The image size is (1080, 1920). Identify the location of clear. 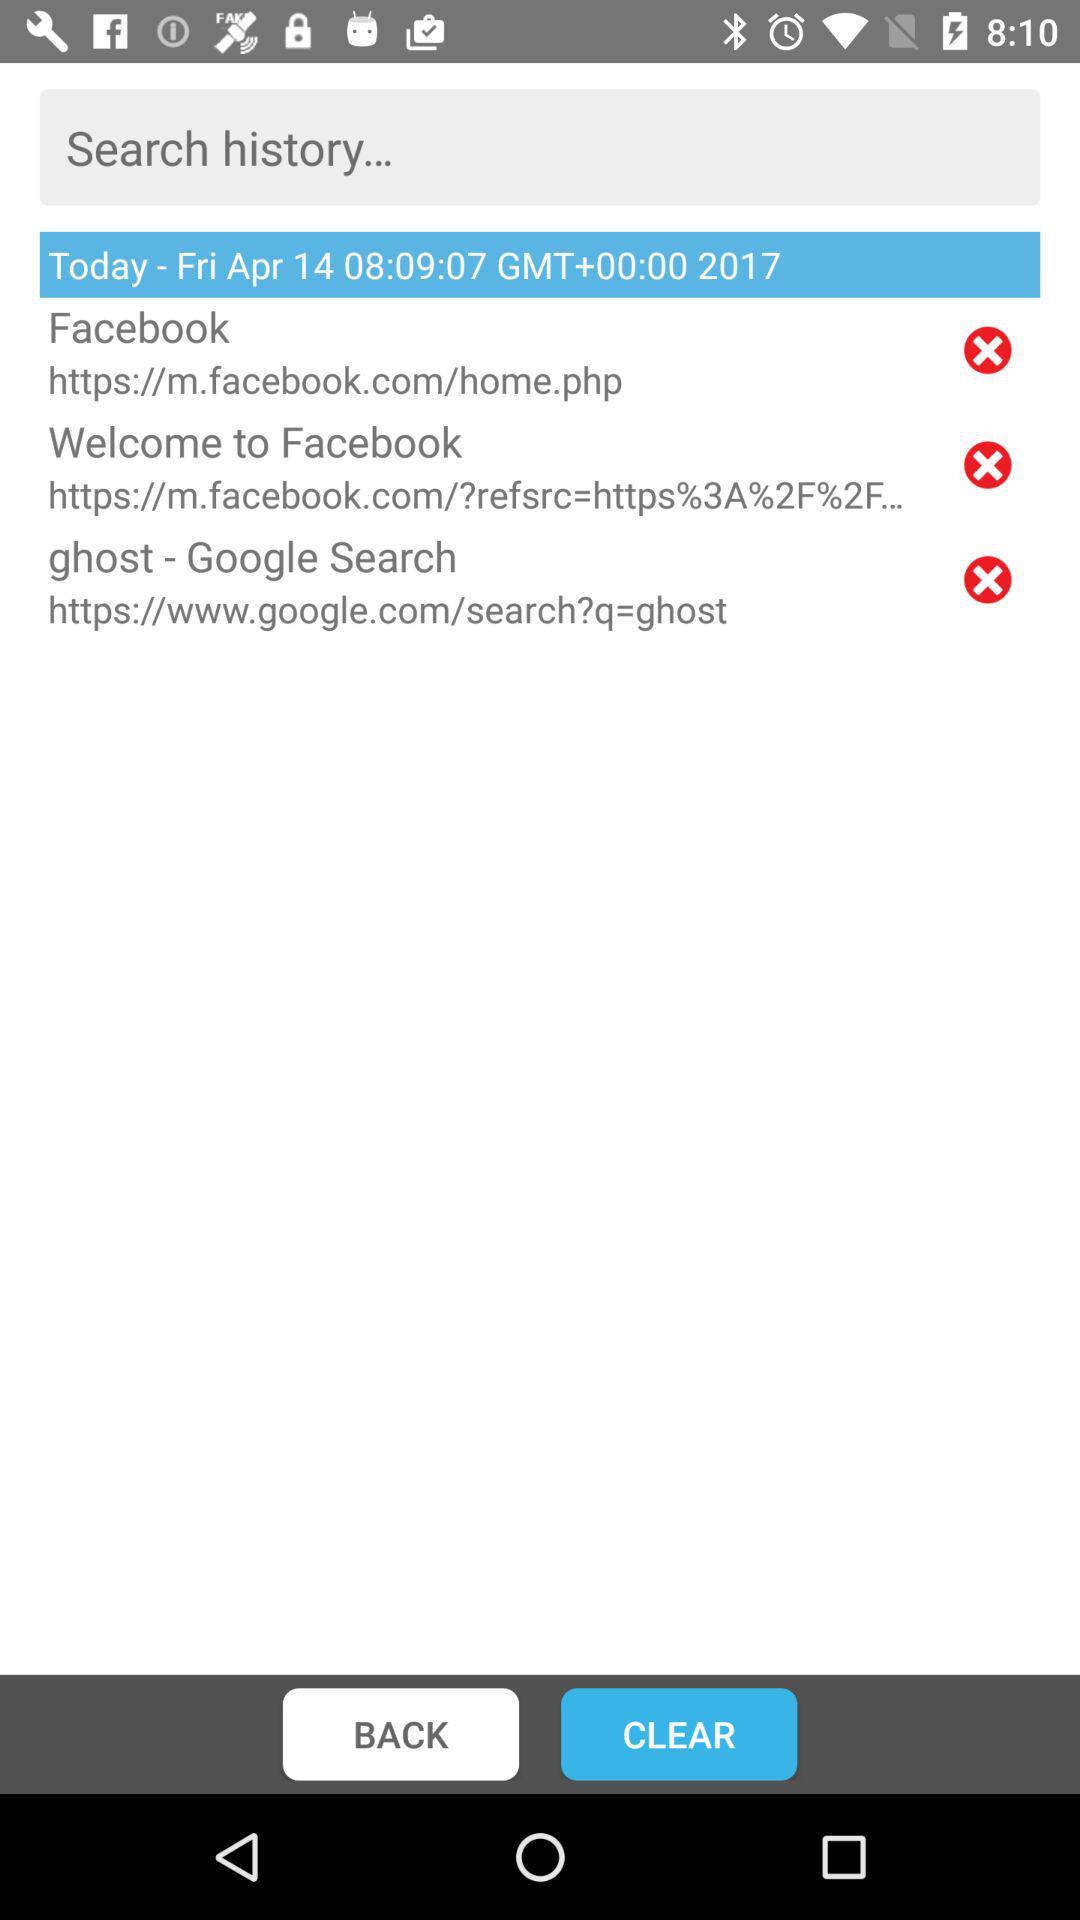
(678, 1733).